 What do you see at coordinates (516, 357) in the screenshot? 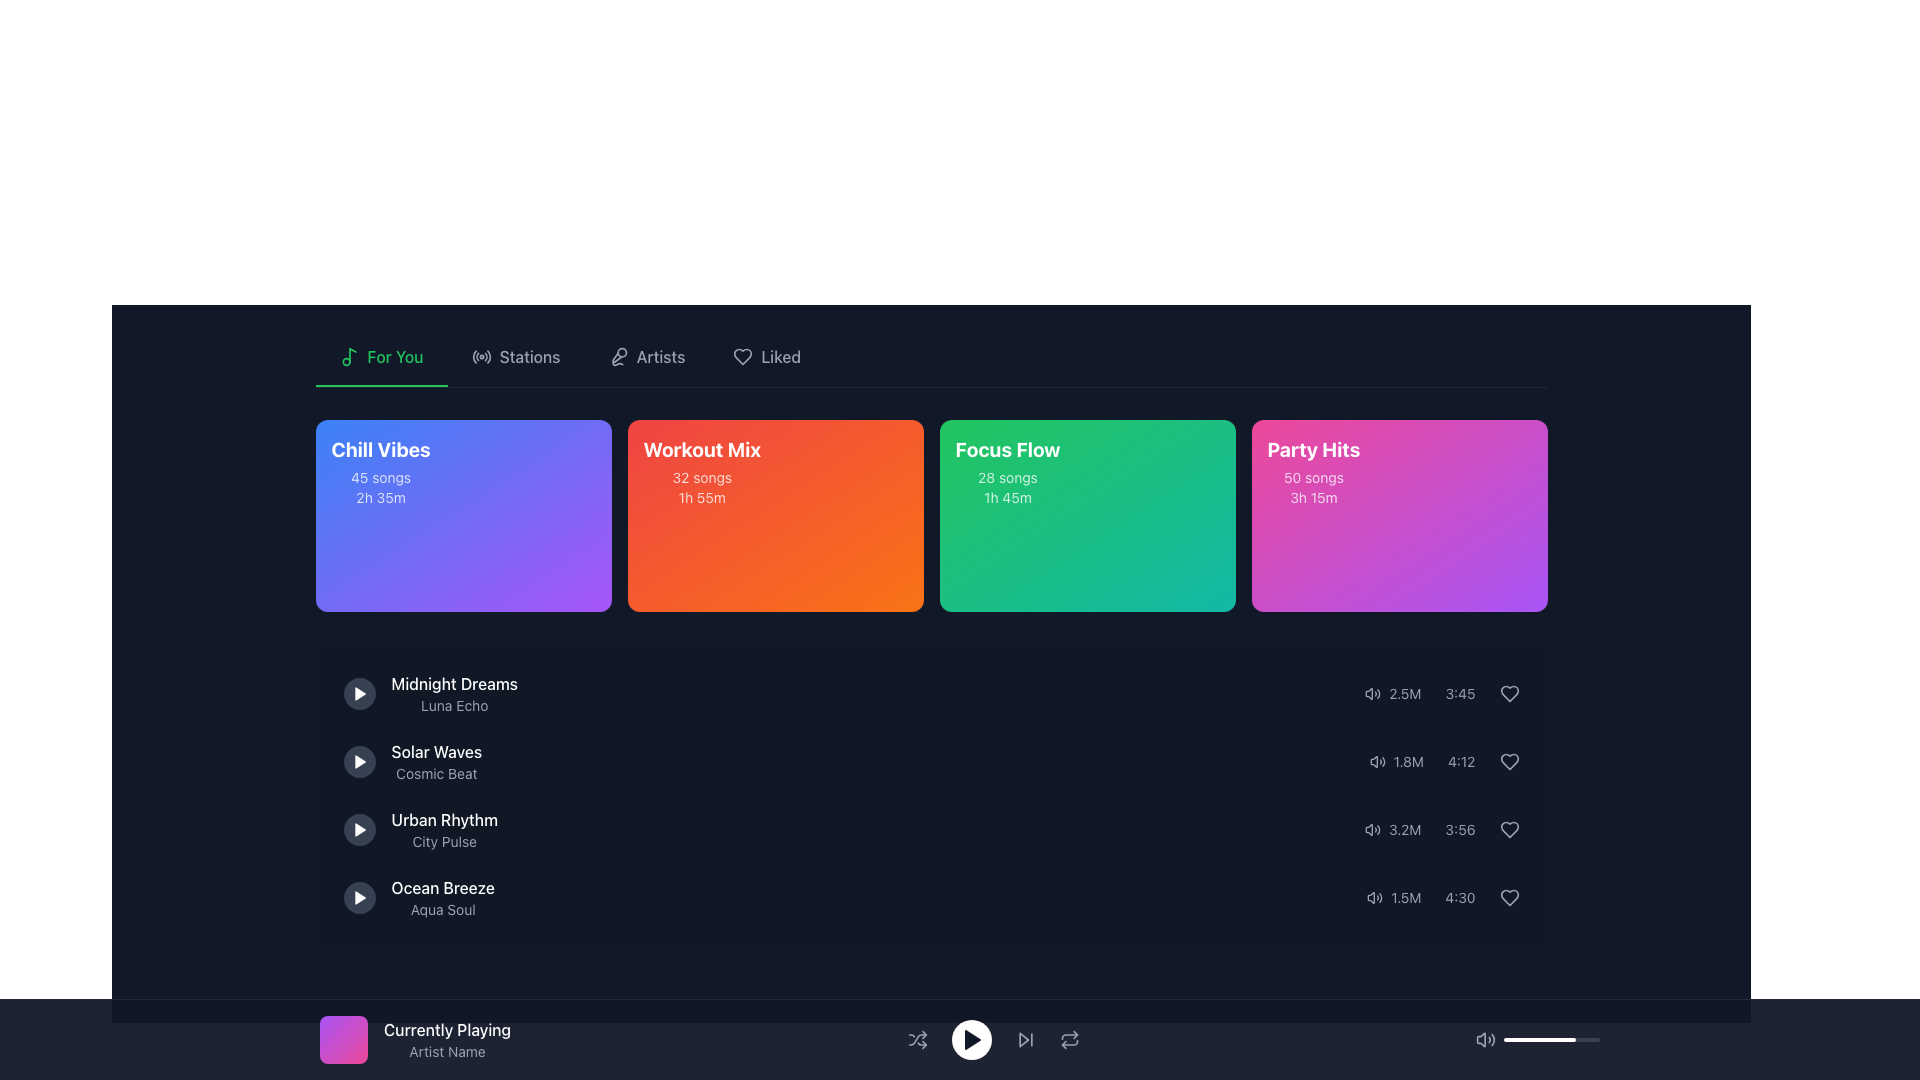
I see `the 'Stations' button, which is the second interactive item in the horizontal menu bar located between 'For You' and 'Artists'` at bounding box center [516, 357].